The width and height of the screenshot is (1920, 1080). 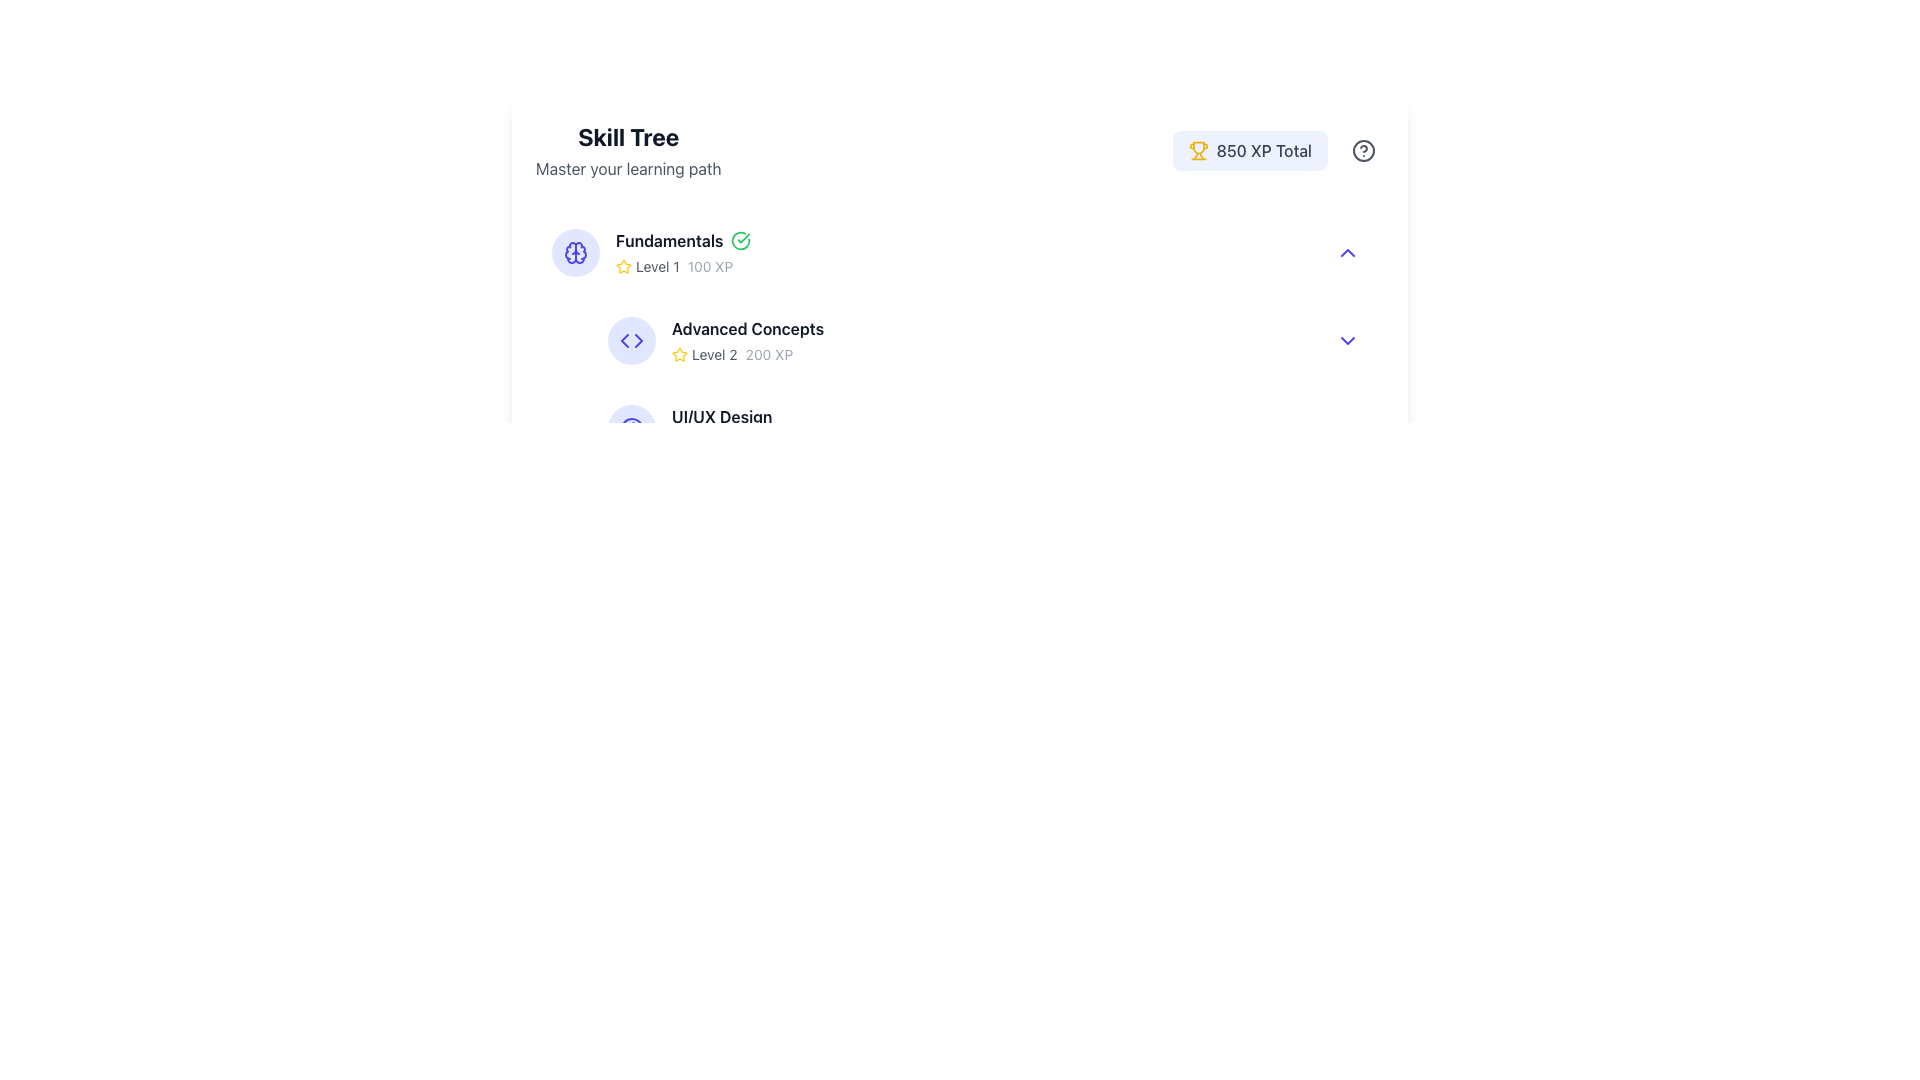 What do you see at coordinates (623, 265) in the screenshot?
I see `the yellow star icon filled with golden color, bordered with a thin black outline, located to the left of the text 'Level 1' and '100 XP', centrally aligned near the top of the subsection labeled 'Fundamentals'` at bounding box center [623, 265].